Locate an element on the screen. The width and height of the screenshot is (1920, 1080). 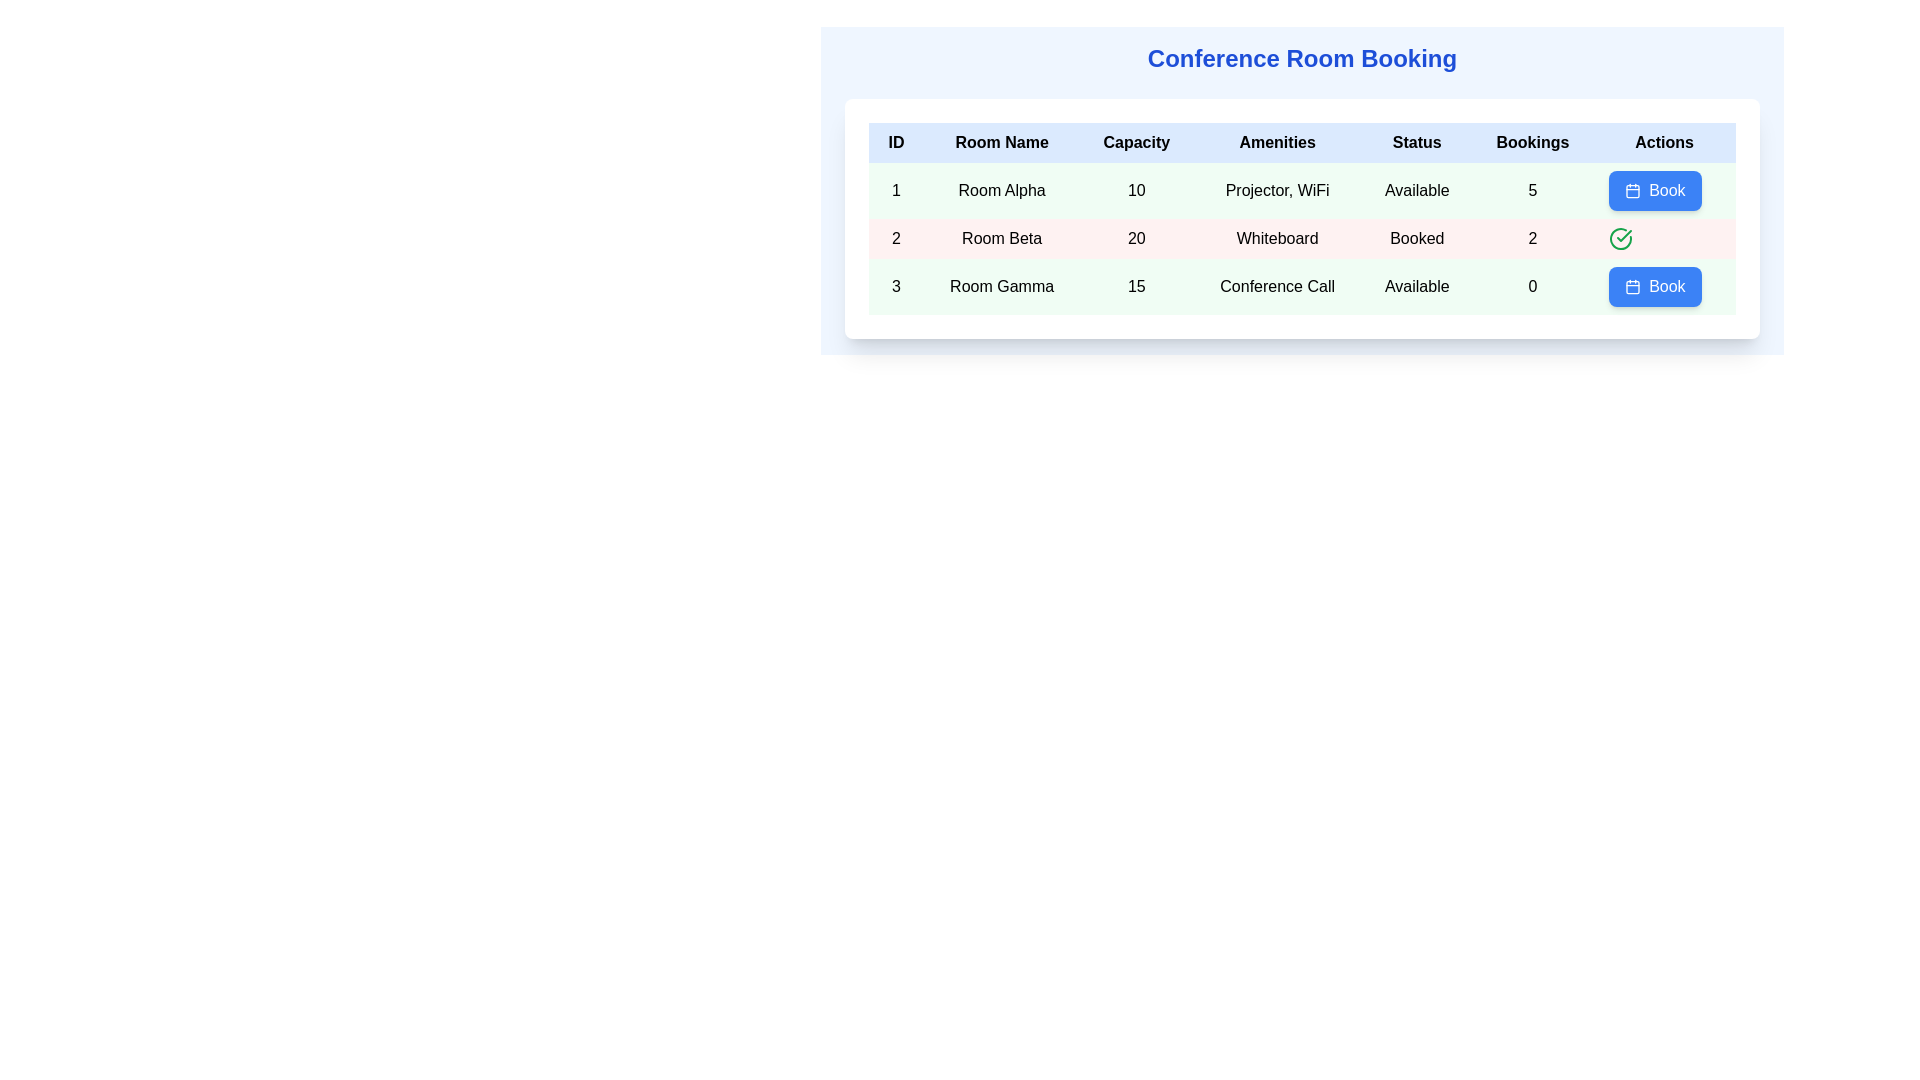
the text label displaying 'Room Alpha' in bold black font, located under the 'Room Name' column in the first row of the table is located at coordinates (1002, 191).